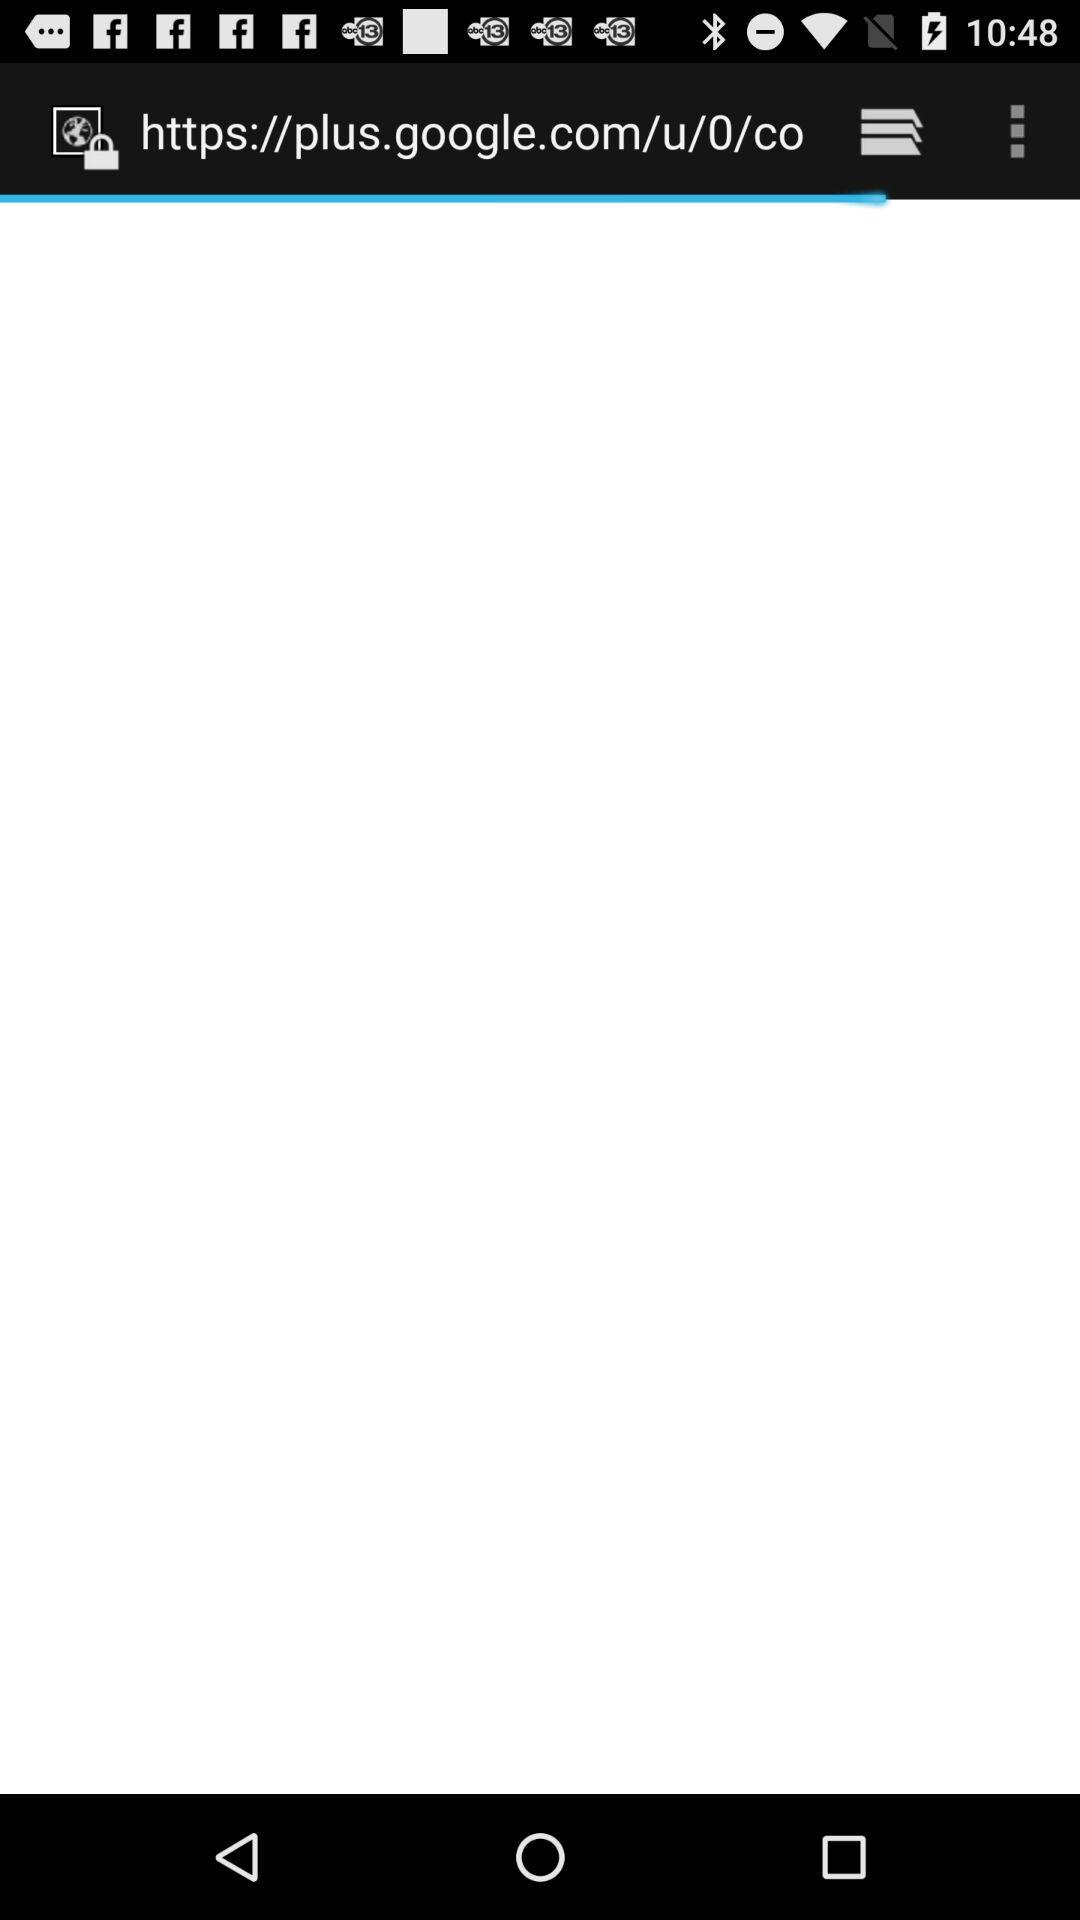 Image resolution: width=1080 pixels, height=1920 pixels. I want to click on icon to the right of the https plus google, so click(890, 130).